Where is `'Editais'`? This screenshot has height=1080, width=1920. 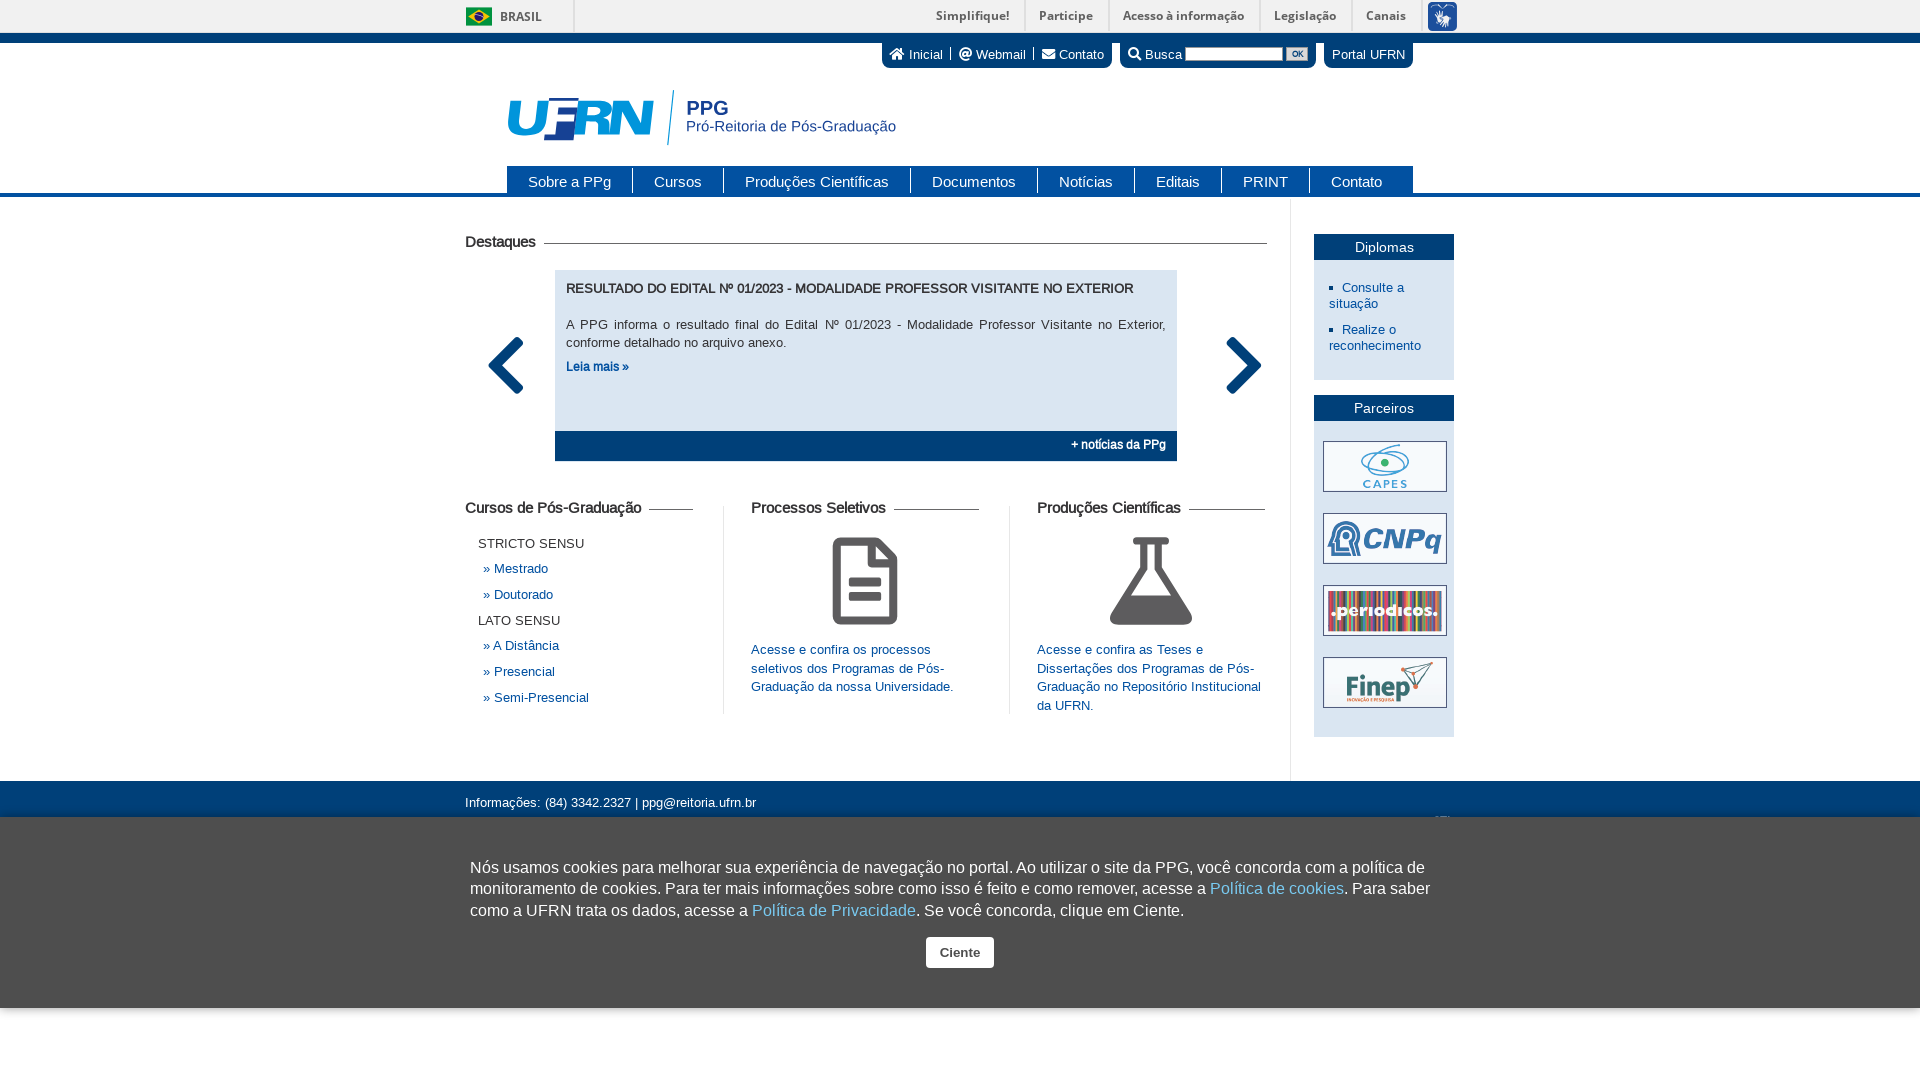
'Editais' is located at coordinates (1178, 180).